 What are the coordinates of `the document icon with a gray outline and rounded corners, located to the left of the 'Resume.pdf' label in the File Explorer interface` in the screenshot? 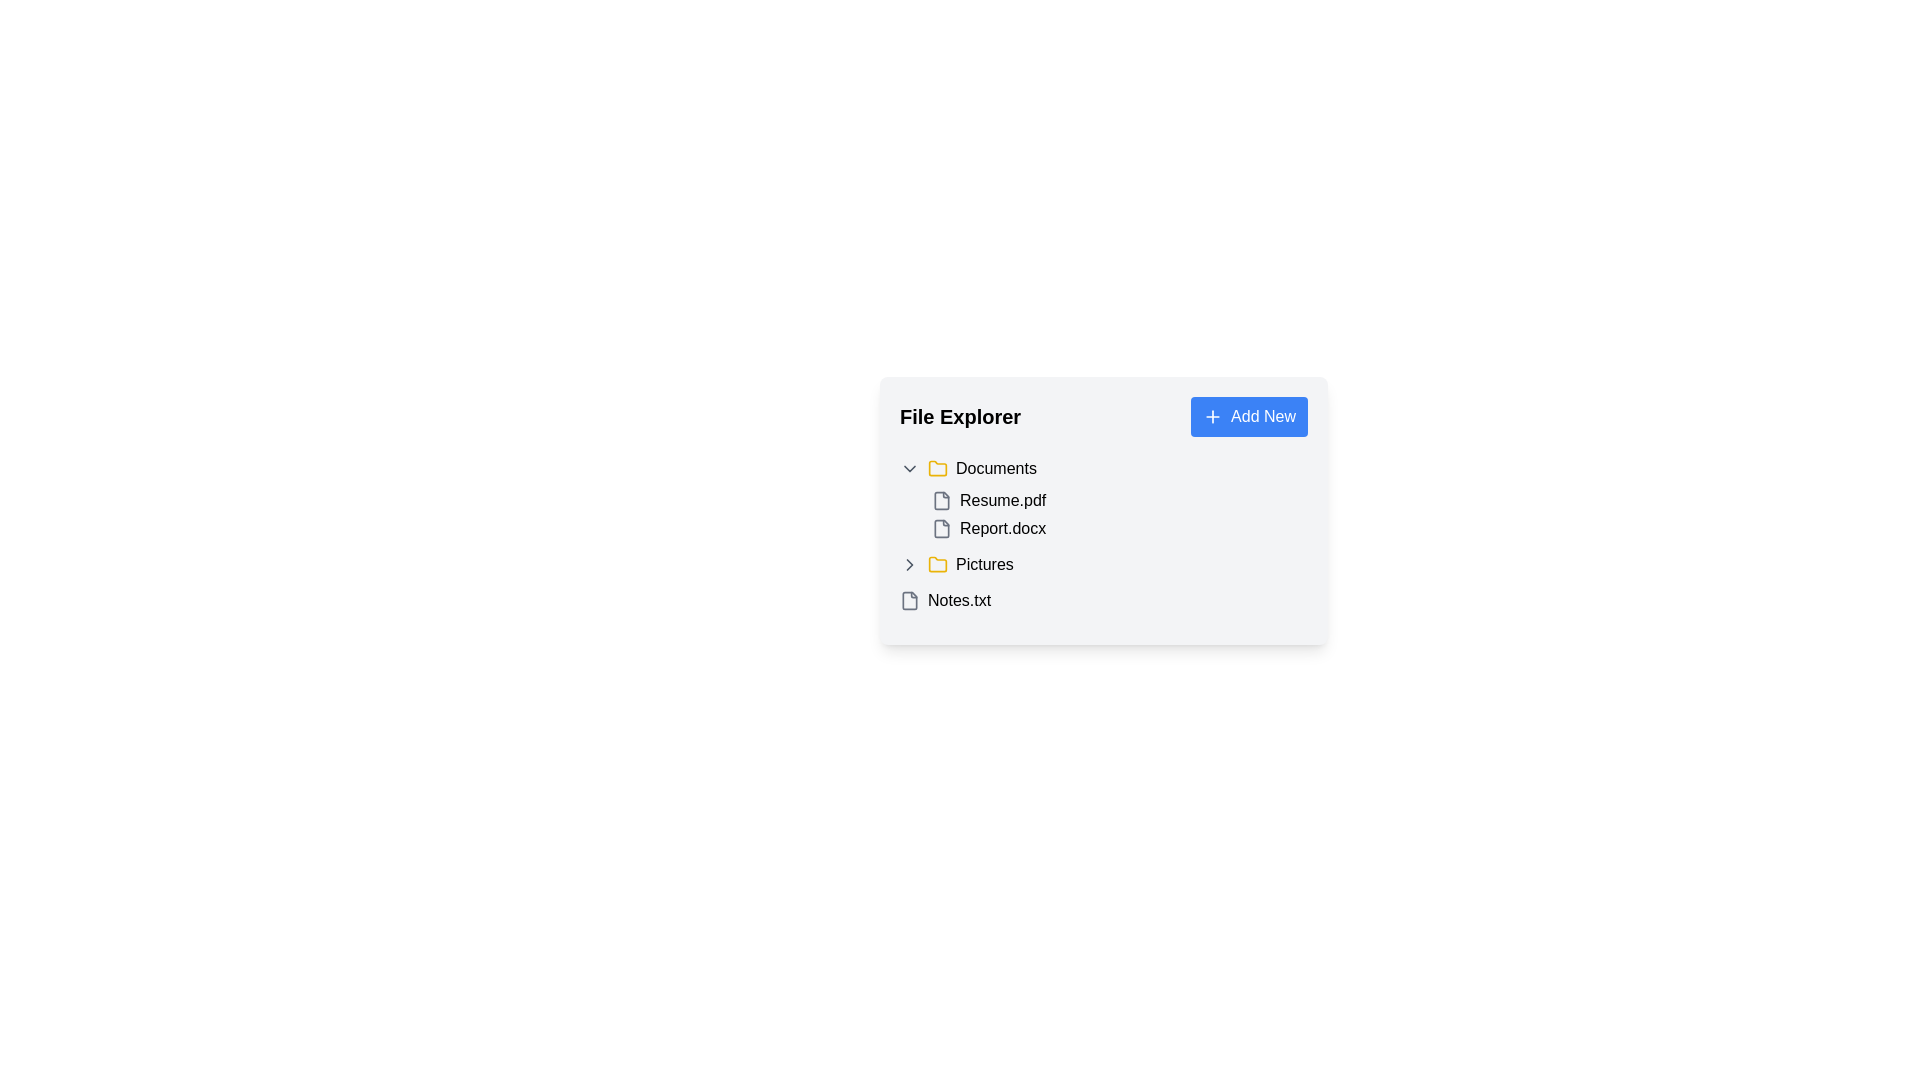 It's located at (940, 500).